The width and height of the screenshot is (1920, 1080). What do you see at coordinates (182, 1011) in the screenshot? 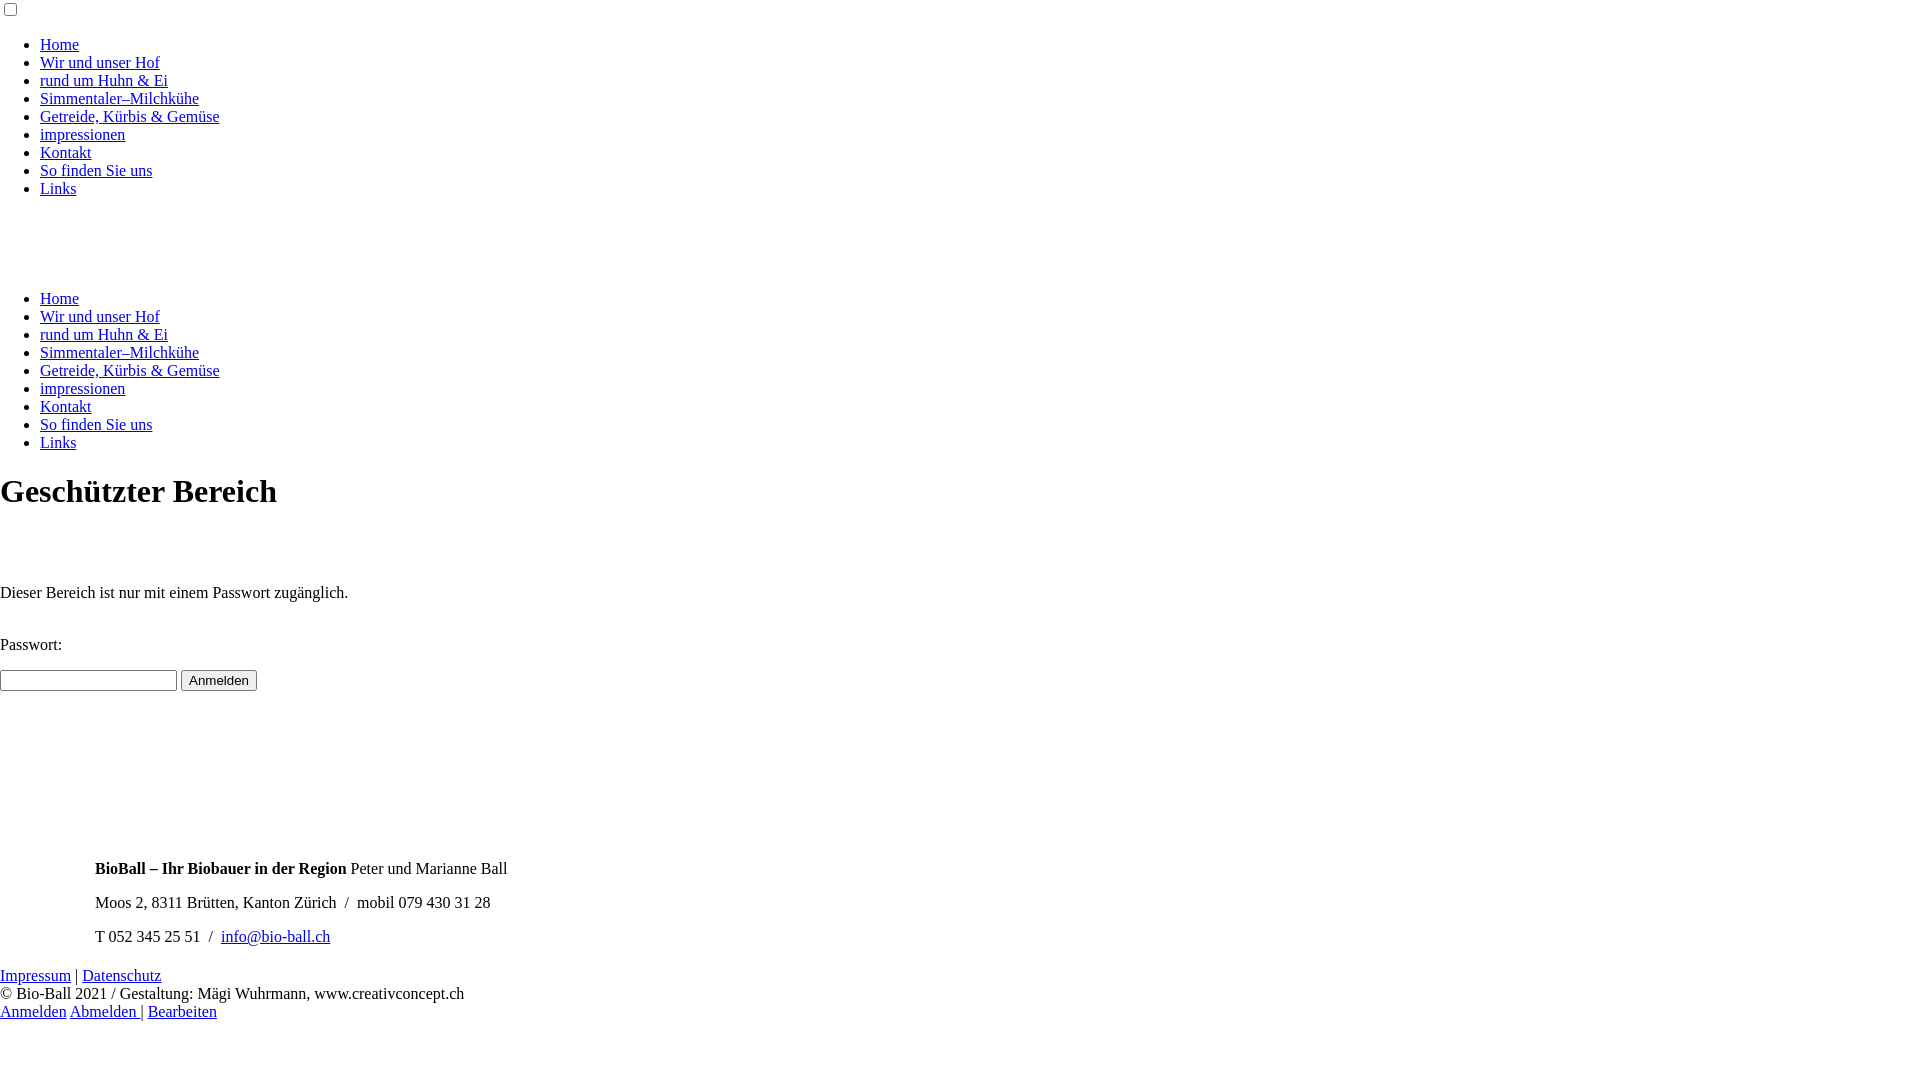
I see `'Bearbeiten'` at bounding box center [182, 1011].